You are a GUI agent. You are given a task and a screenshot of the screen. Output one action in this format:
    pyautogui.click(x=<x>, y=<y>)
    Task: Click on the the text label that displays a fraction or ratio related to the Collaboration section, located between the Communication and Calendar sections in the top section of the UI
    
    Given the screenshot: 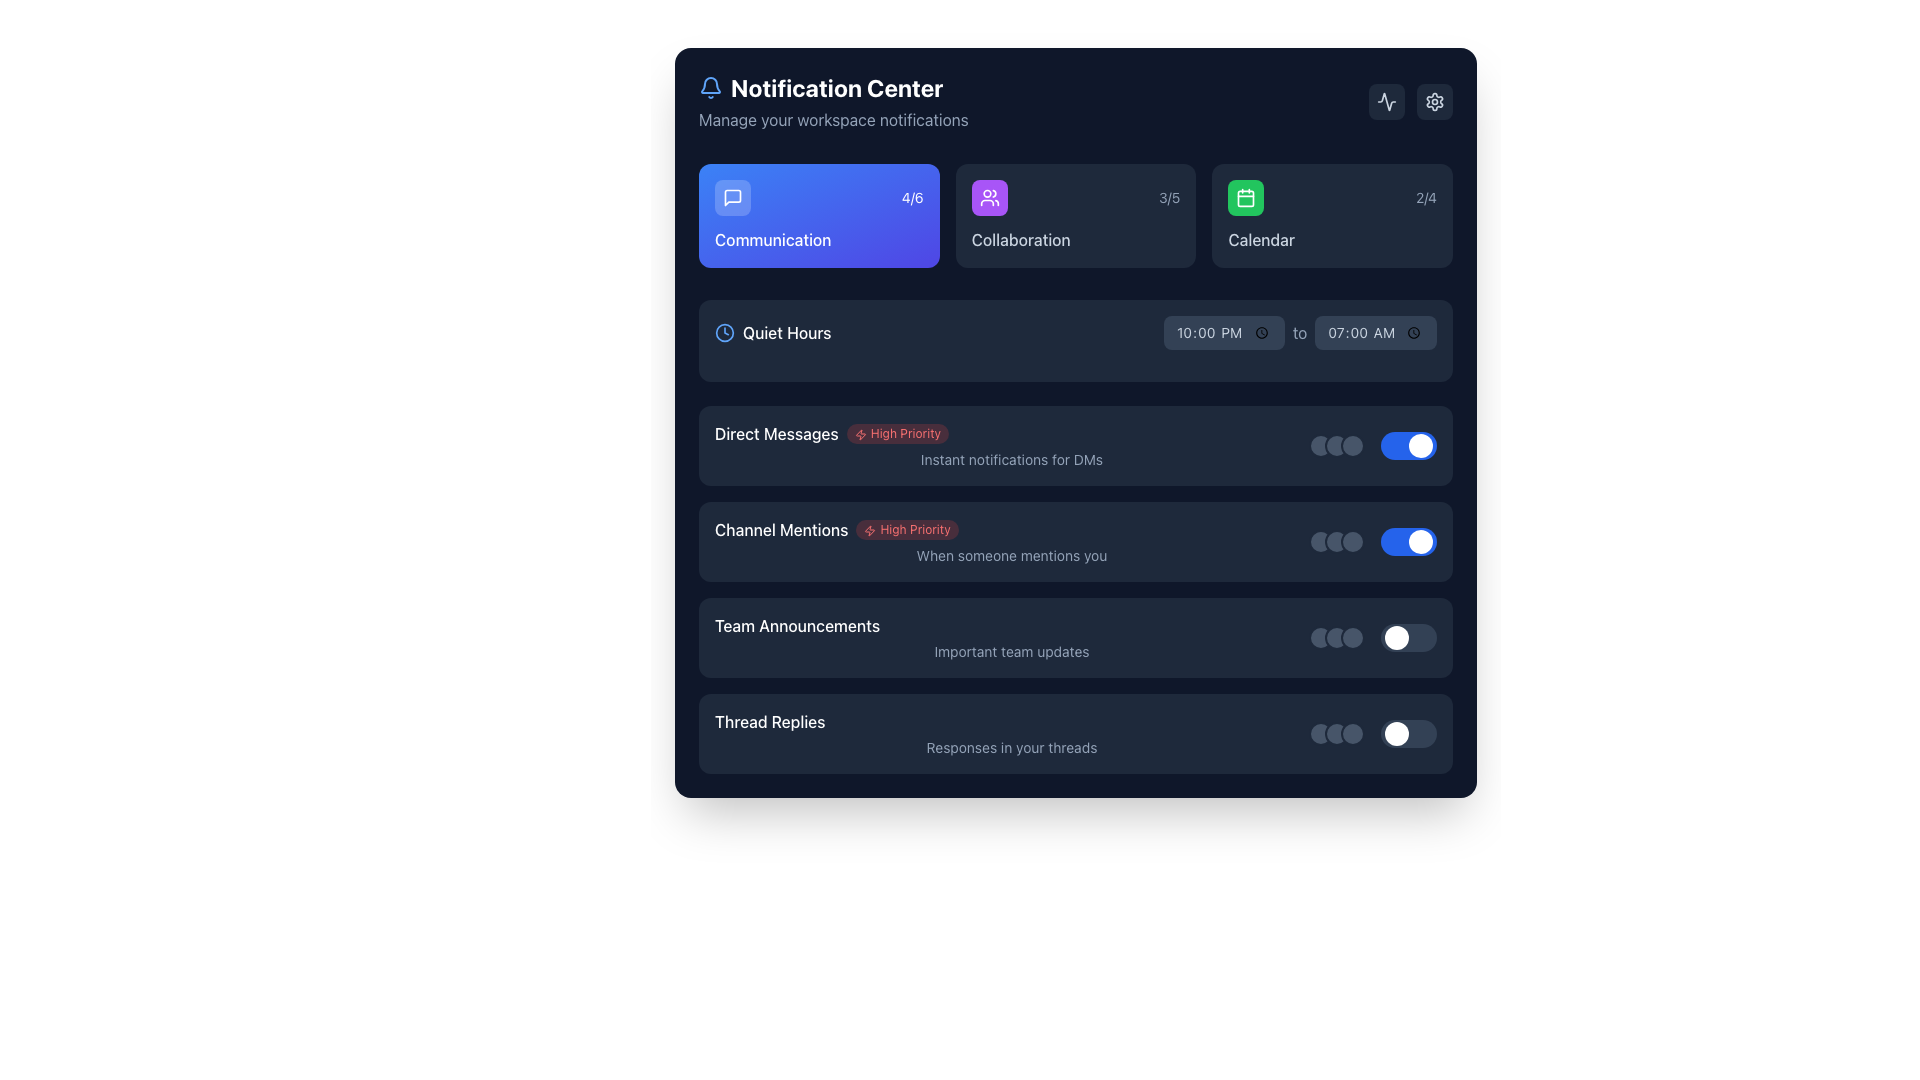 What is the action you would take?
    pyautogui.click(x=1169, y=197)
    